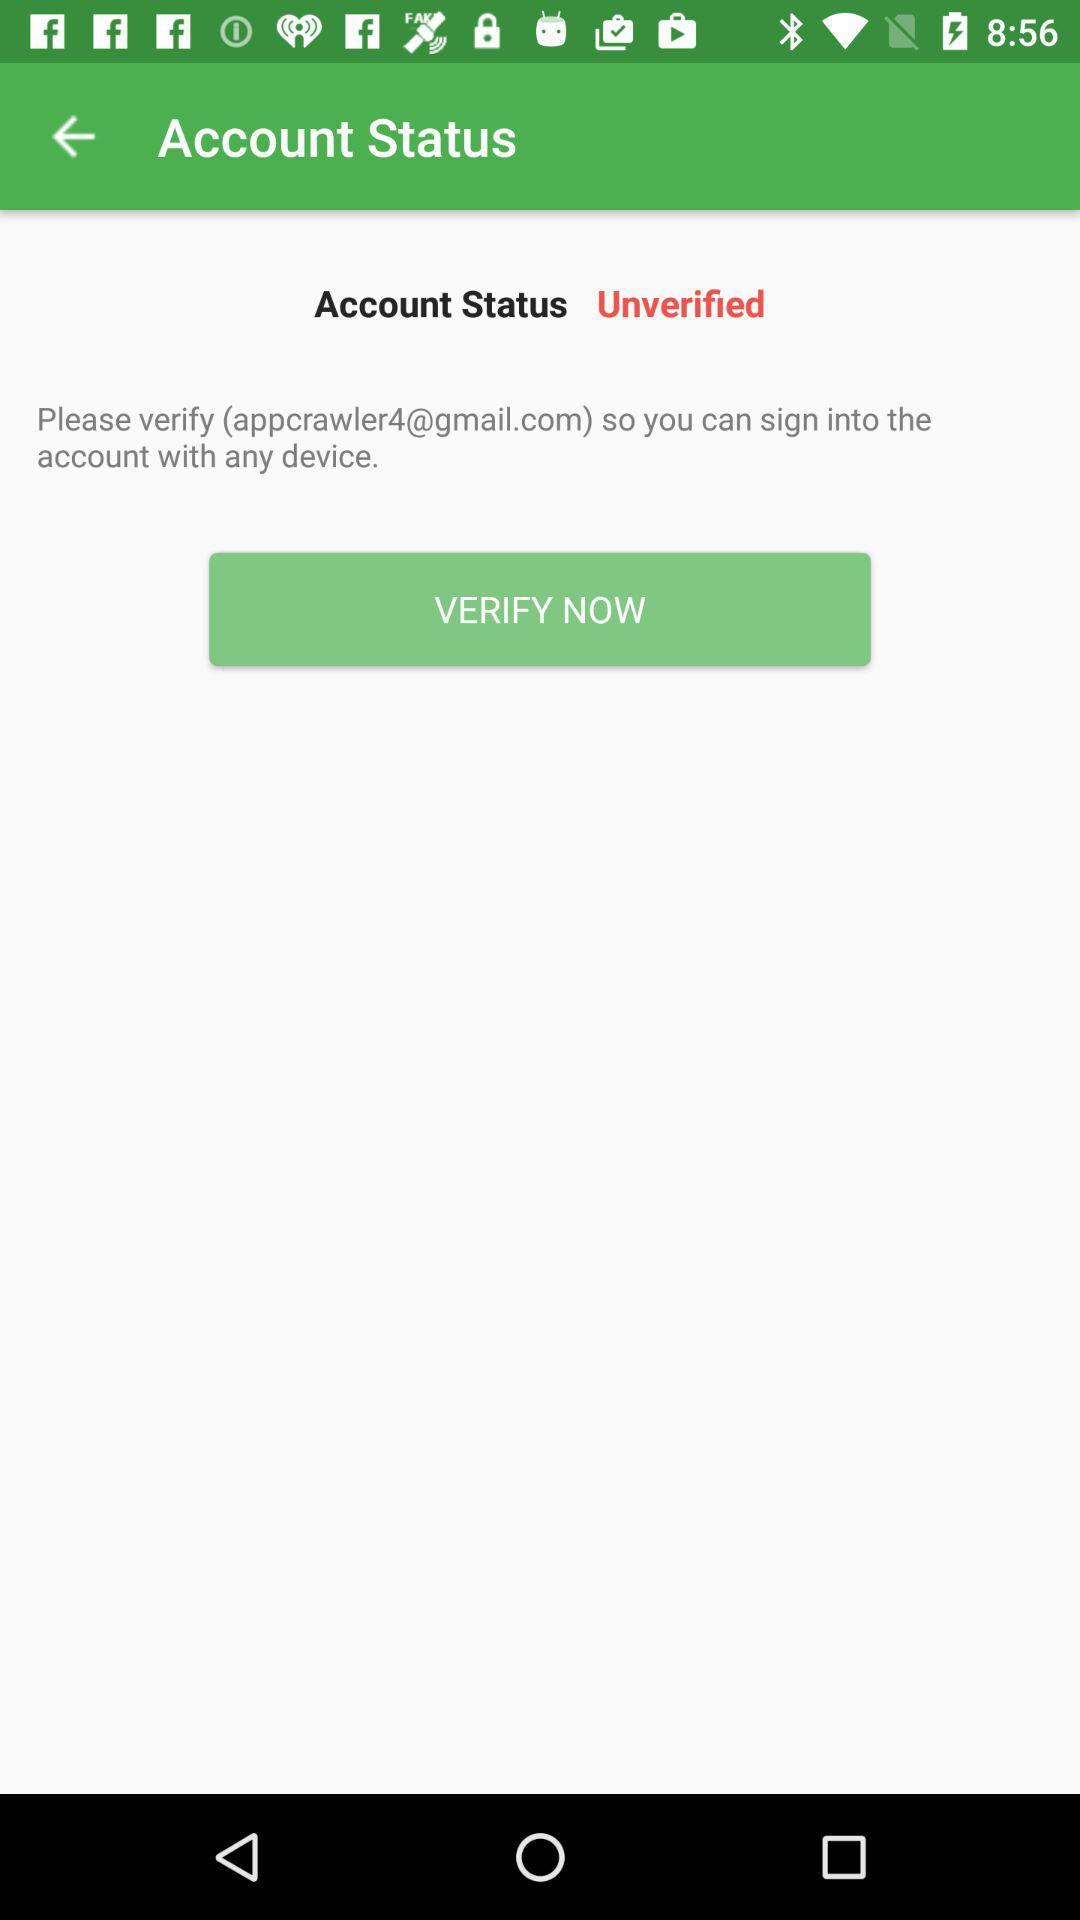 Image resolution: width=1080 pixels, height=1920 pixels. I want to click on the icon below the please verify appcrawler4 item, so click(540, 608).